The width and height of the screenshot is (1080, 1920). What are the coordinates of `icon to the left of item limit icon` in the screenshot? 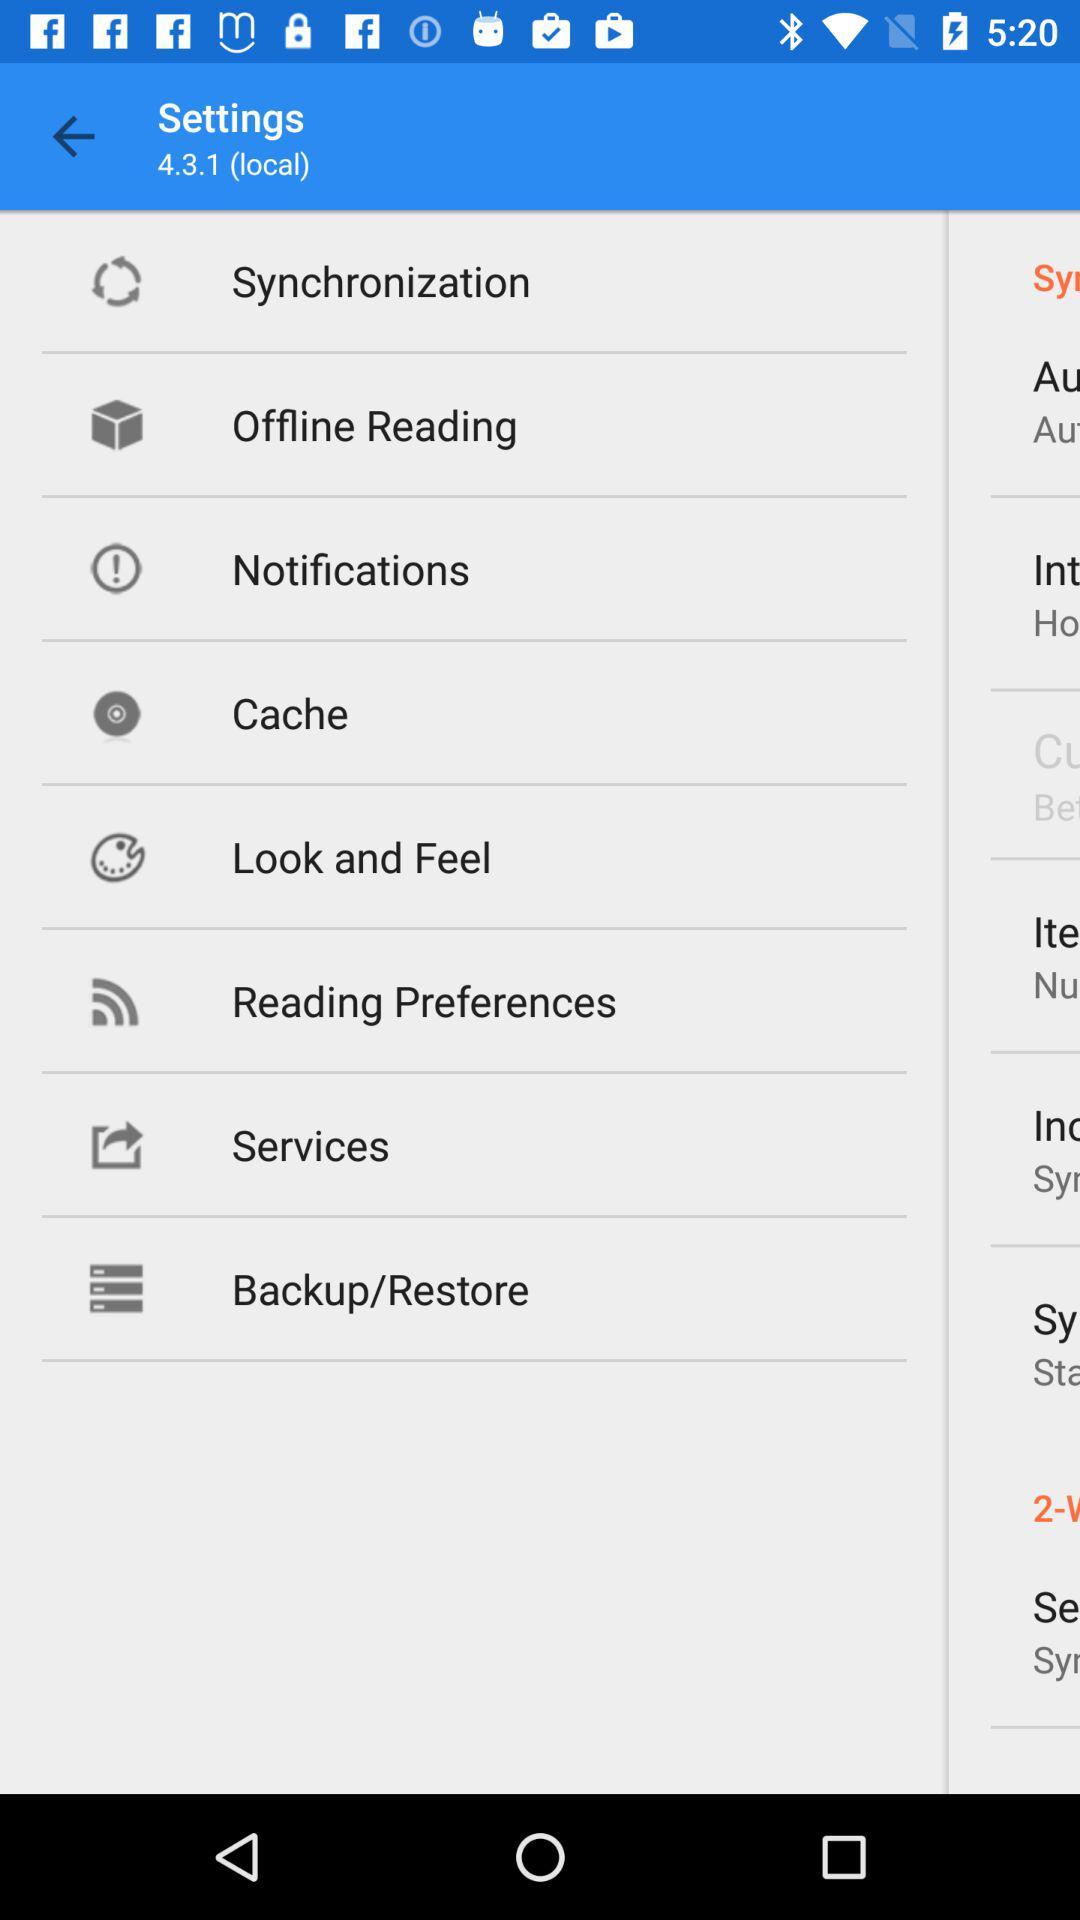 It's located at (423, 1000).